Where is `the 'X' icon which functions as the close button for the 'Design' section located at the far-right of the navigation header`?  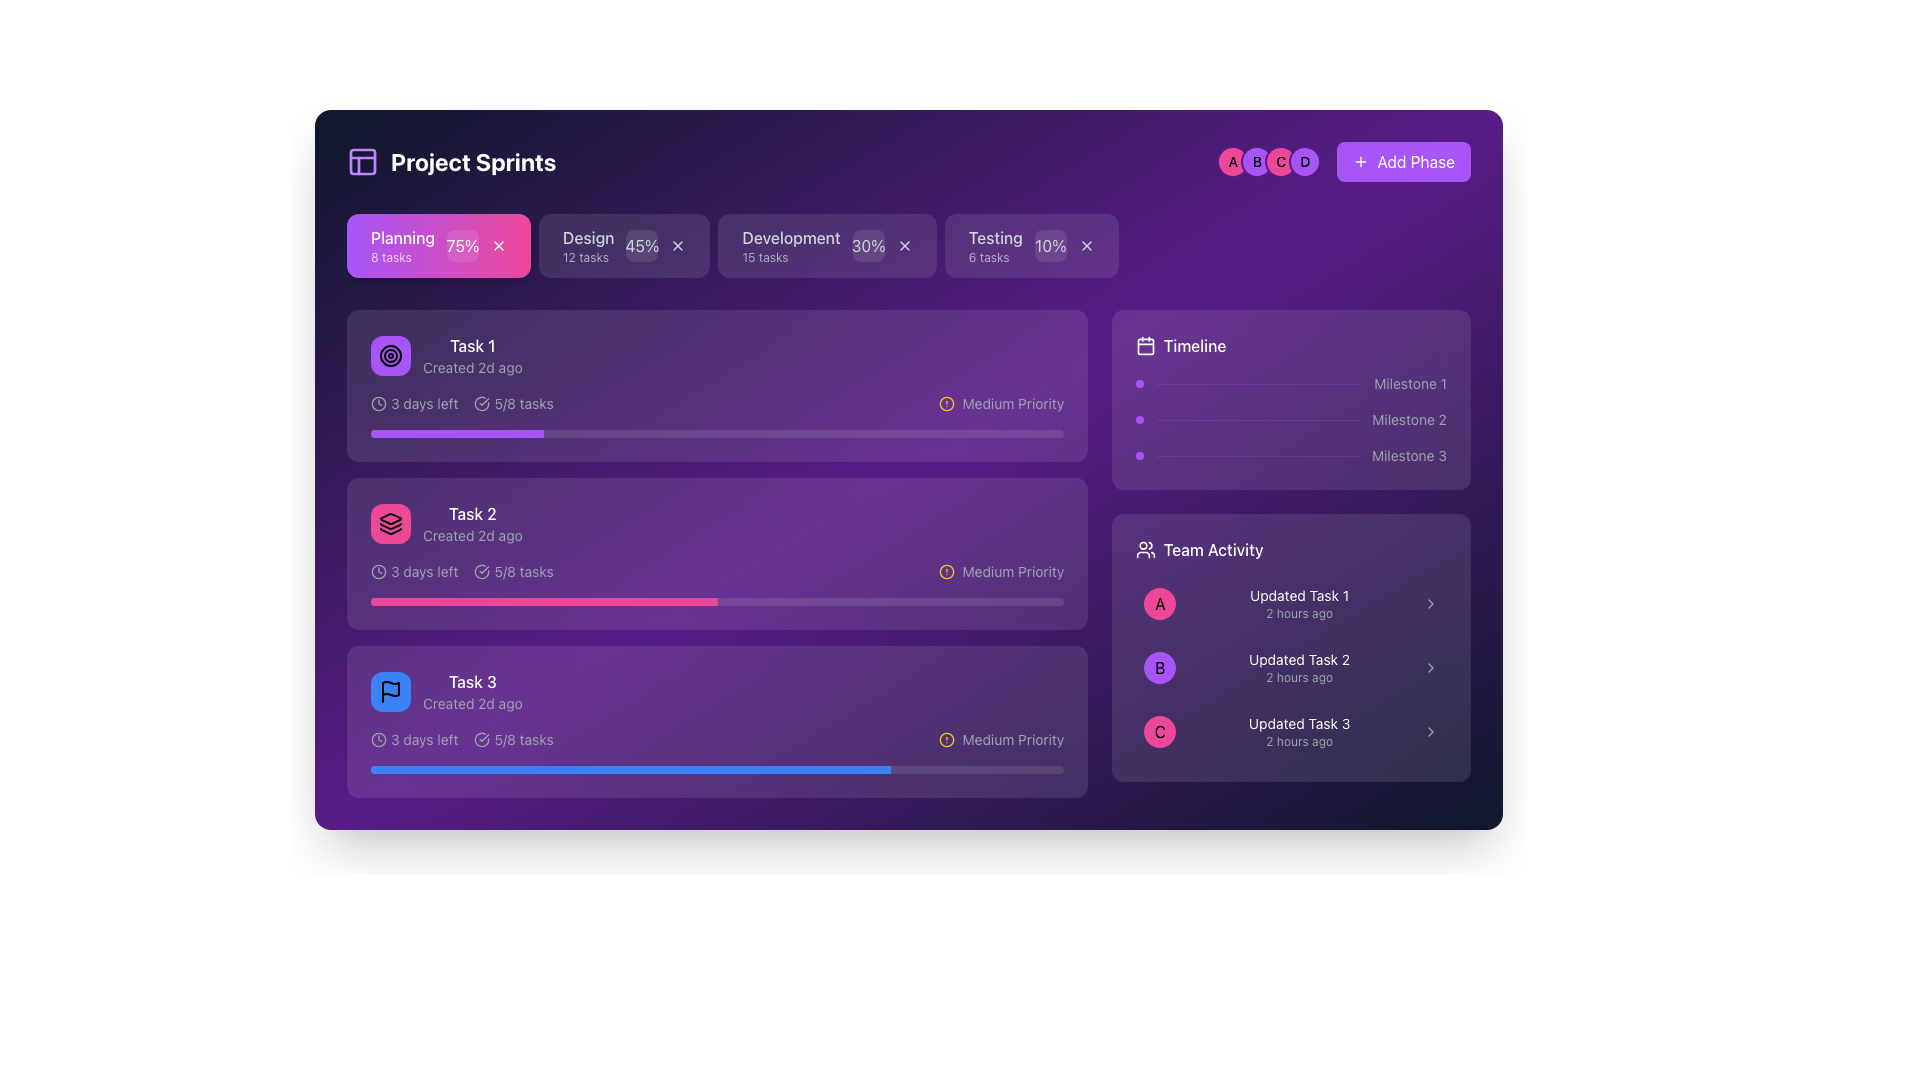
the 'X' icon which functions as the close button for the 'Design' section located at the far-right of the navigation header is located at coordinates (678, 245).